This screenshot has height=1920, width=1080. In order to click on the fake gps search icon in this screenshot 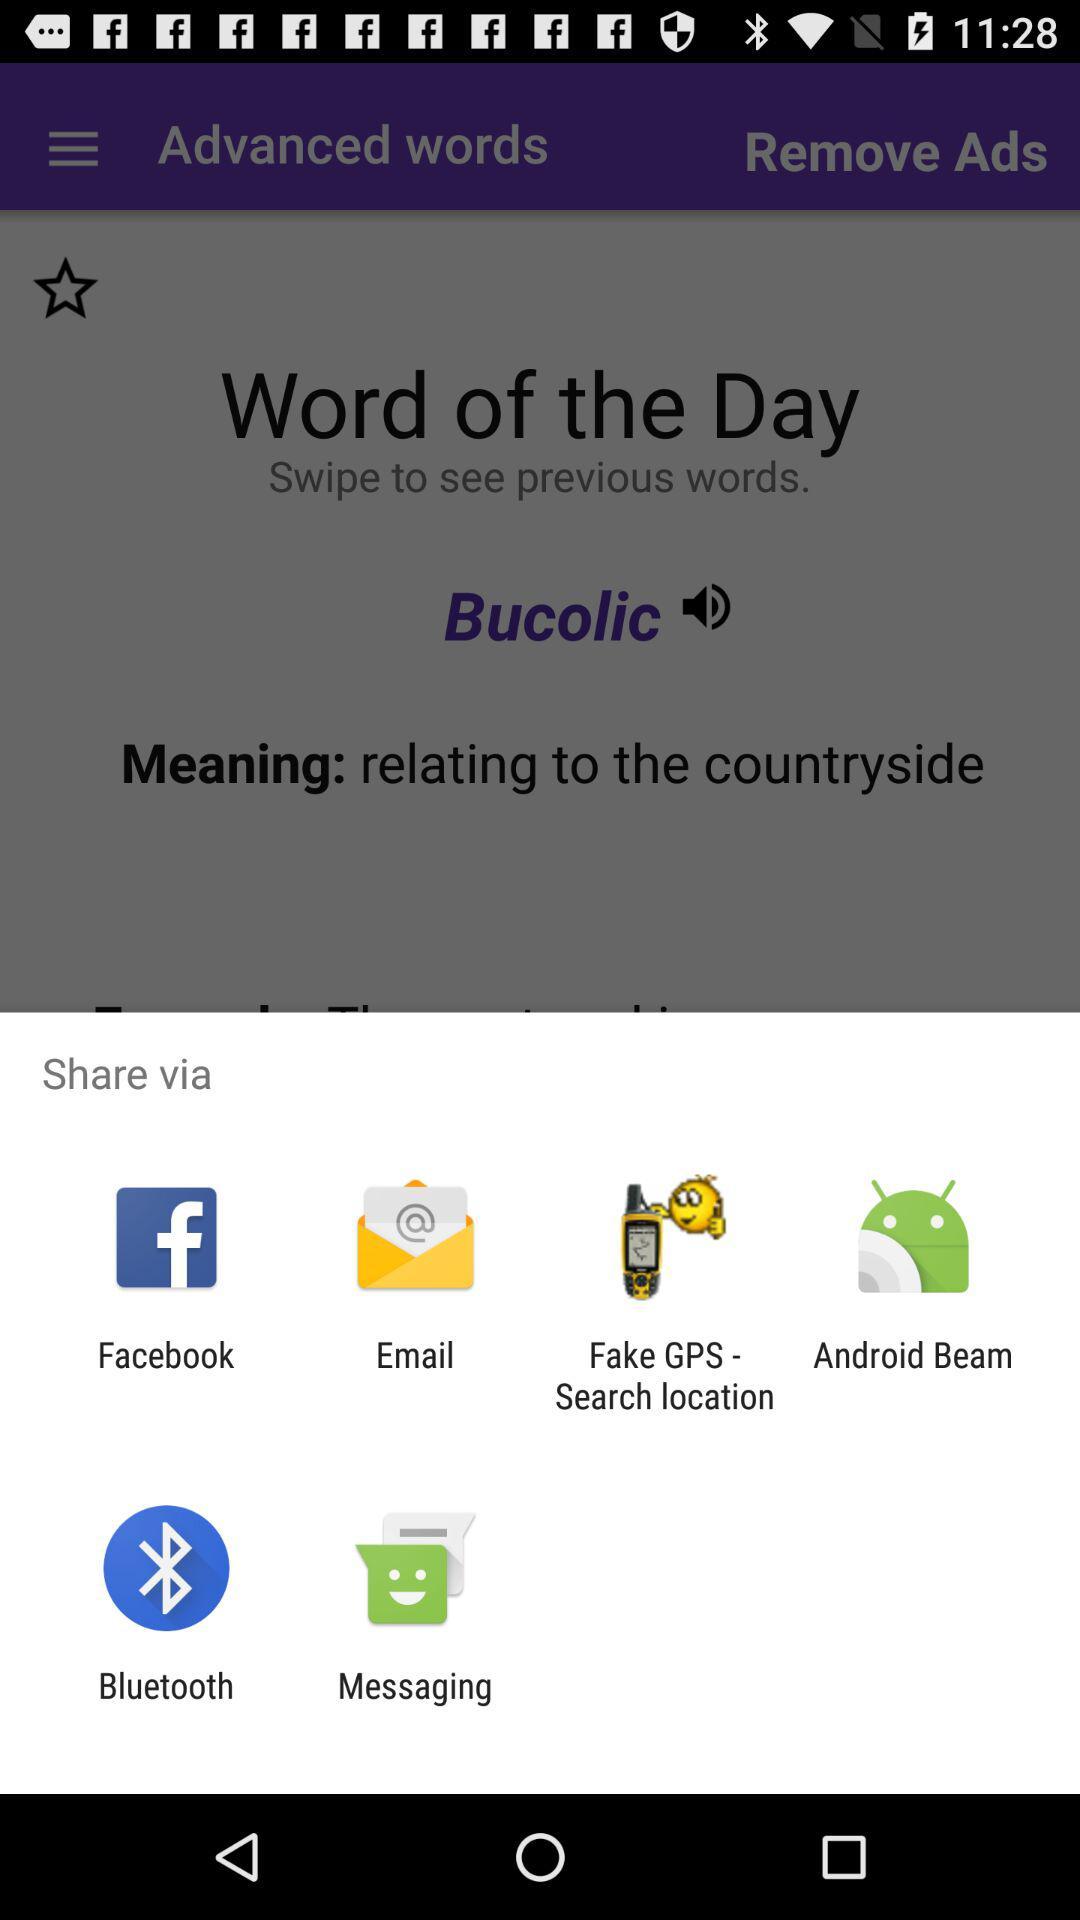, I will do `click(664, 1374)`.